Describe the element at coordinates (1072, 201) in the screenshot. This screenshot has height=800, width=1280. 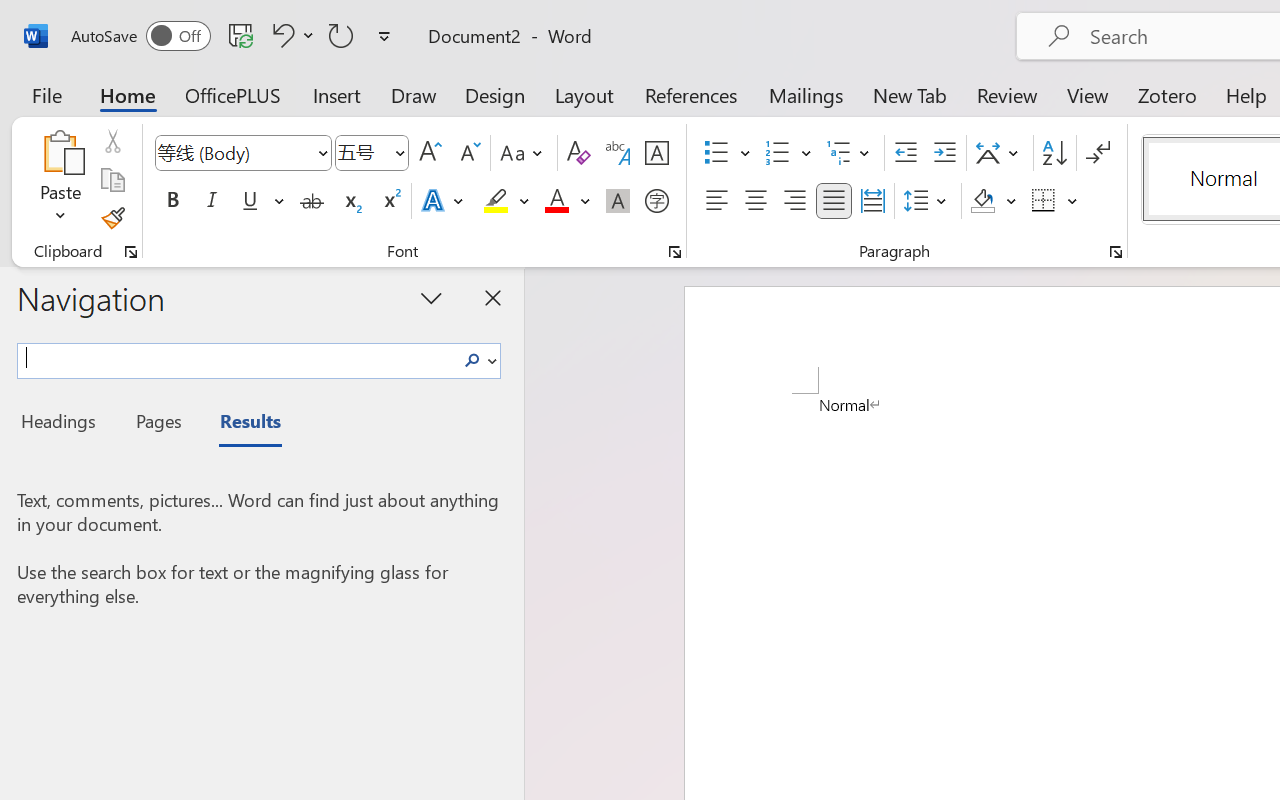
I see `'More Options'` at that location.